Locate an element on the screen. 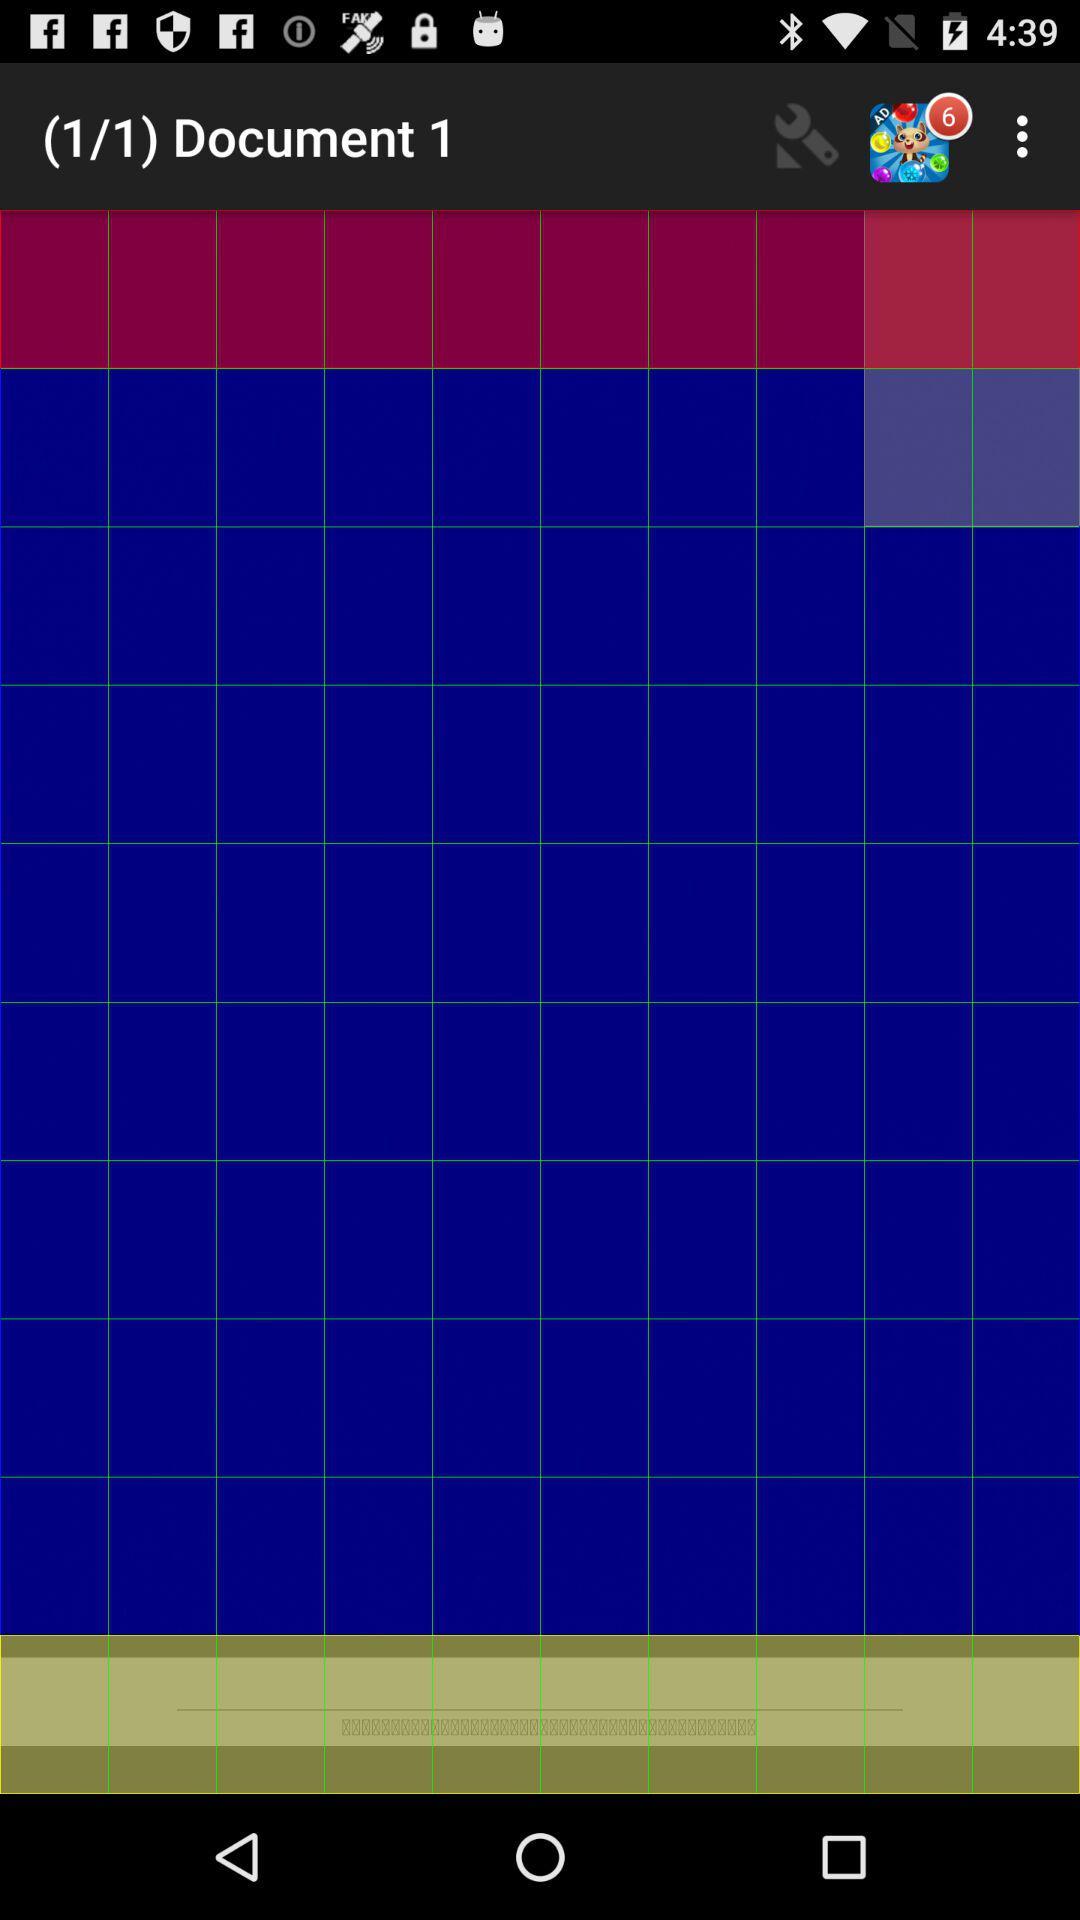  the app to the right of the 6 app is located at coordinates (1027, 135).